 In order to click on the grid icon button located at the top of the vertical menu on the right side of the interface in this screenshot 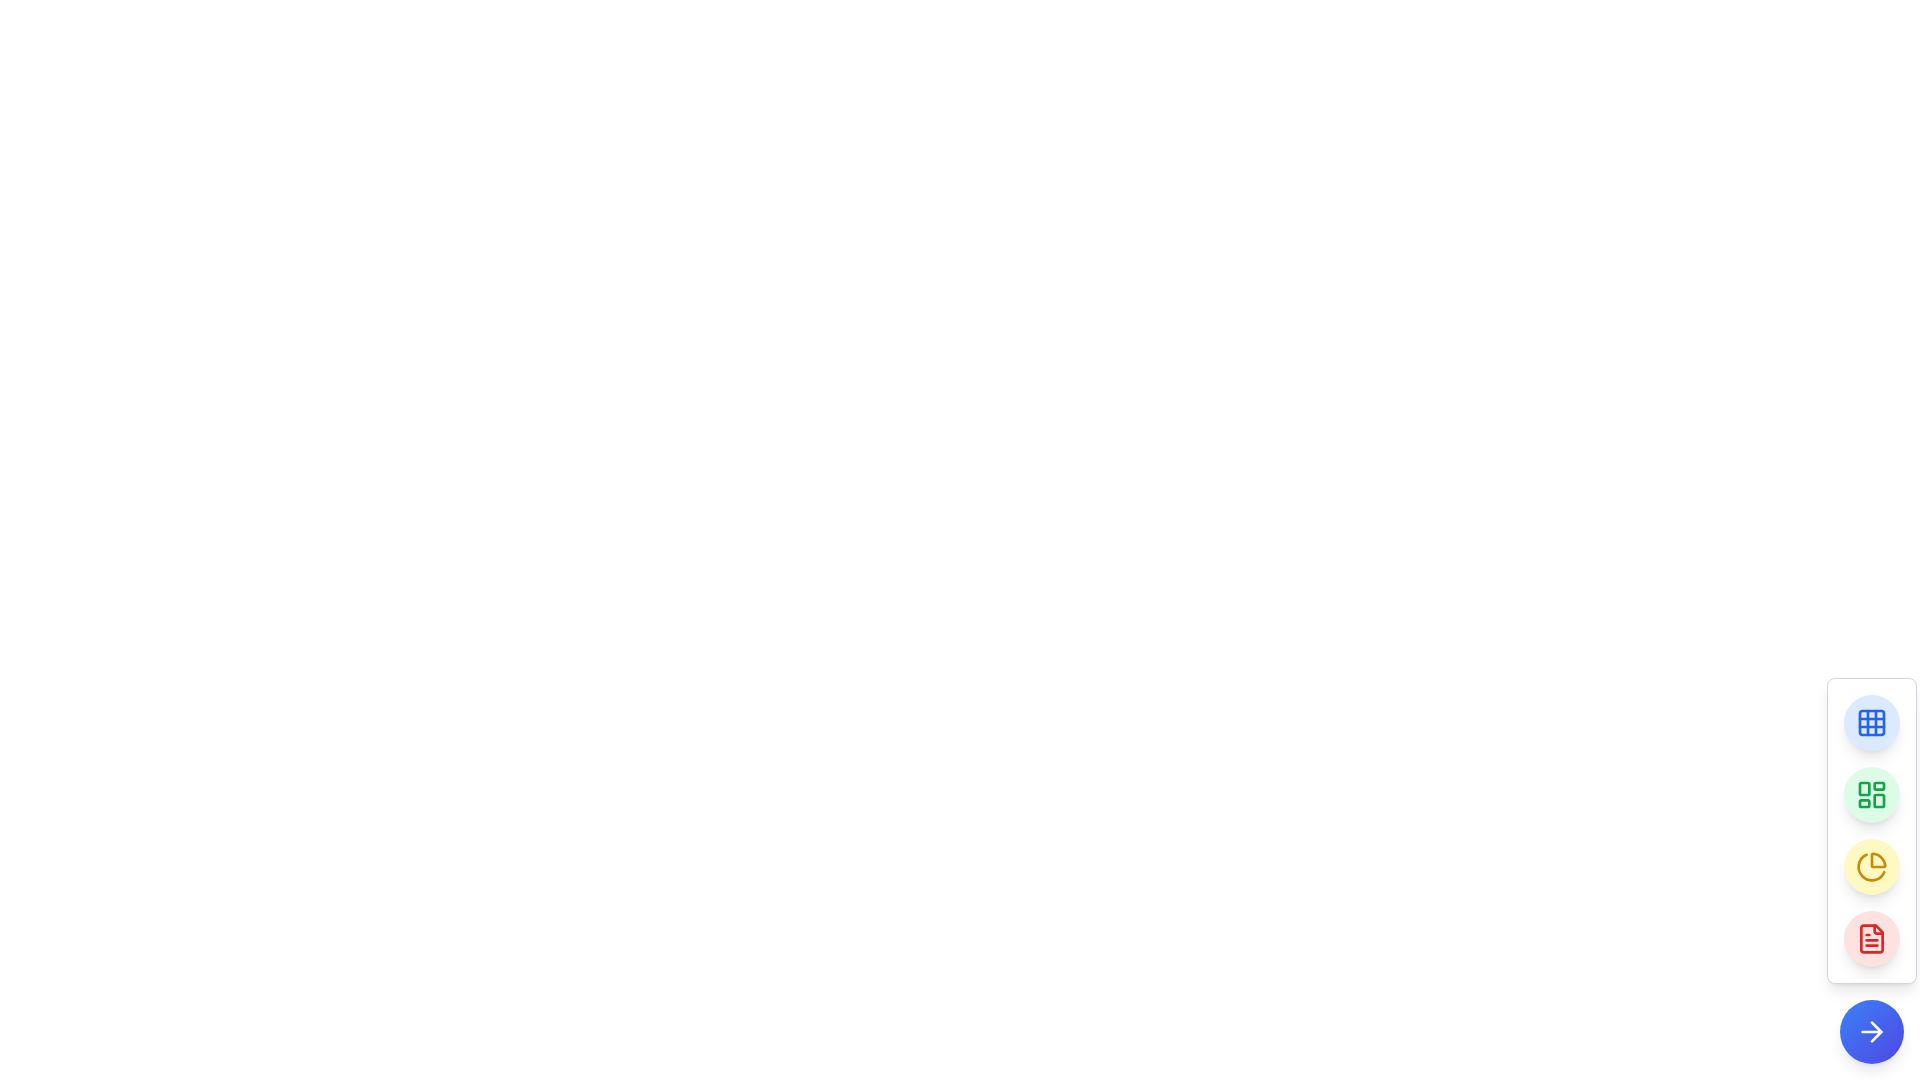, I will do `click(1871, 722)`.